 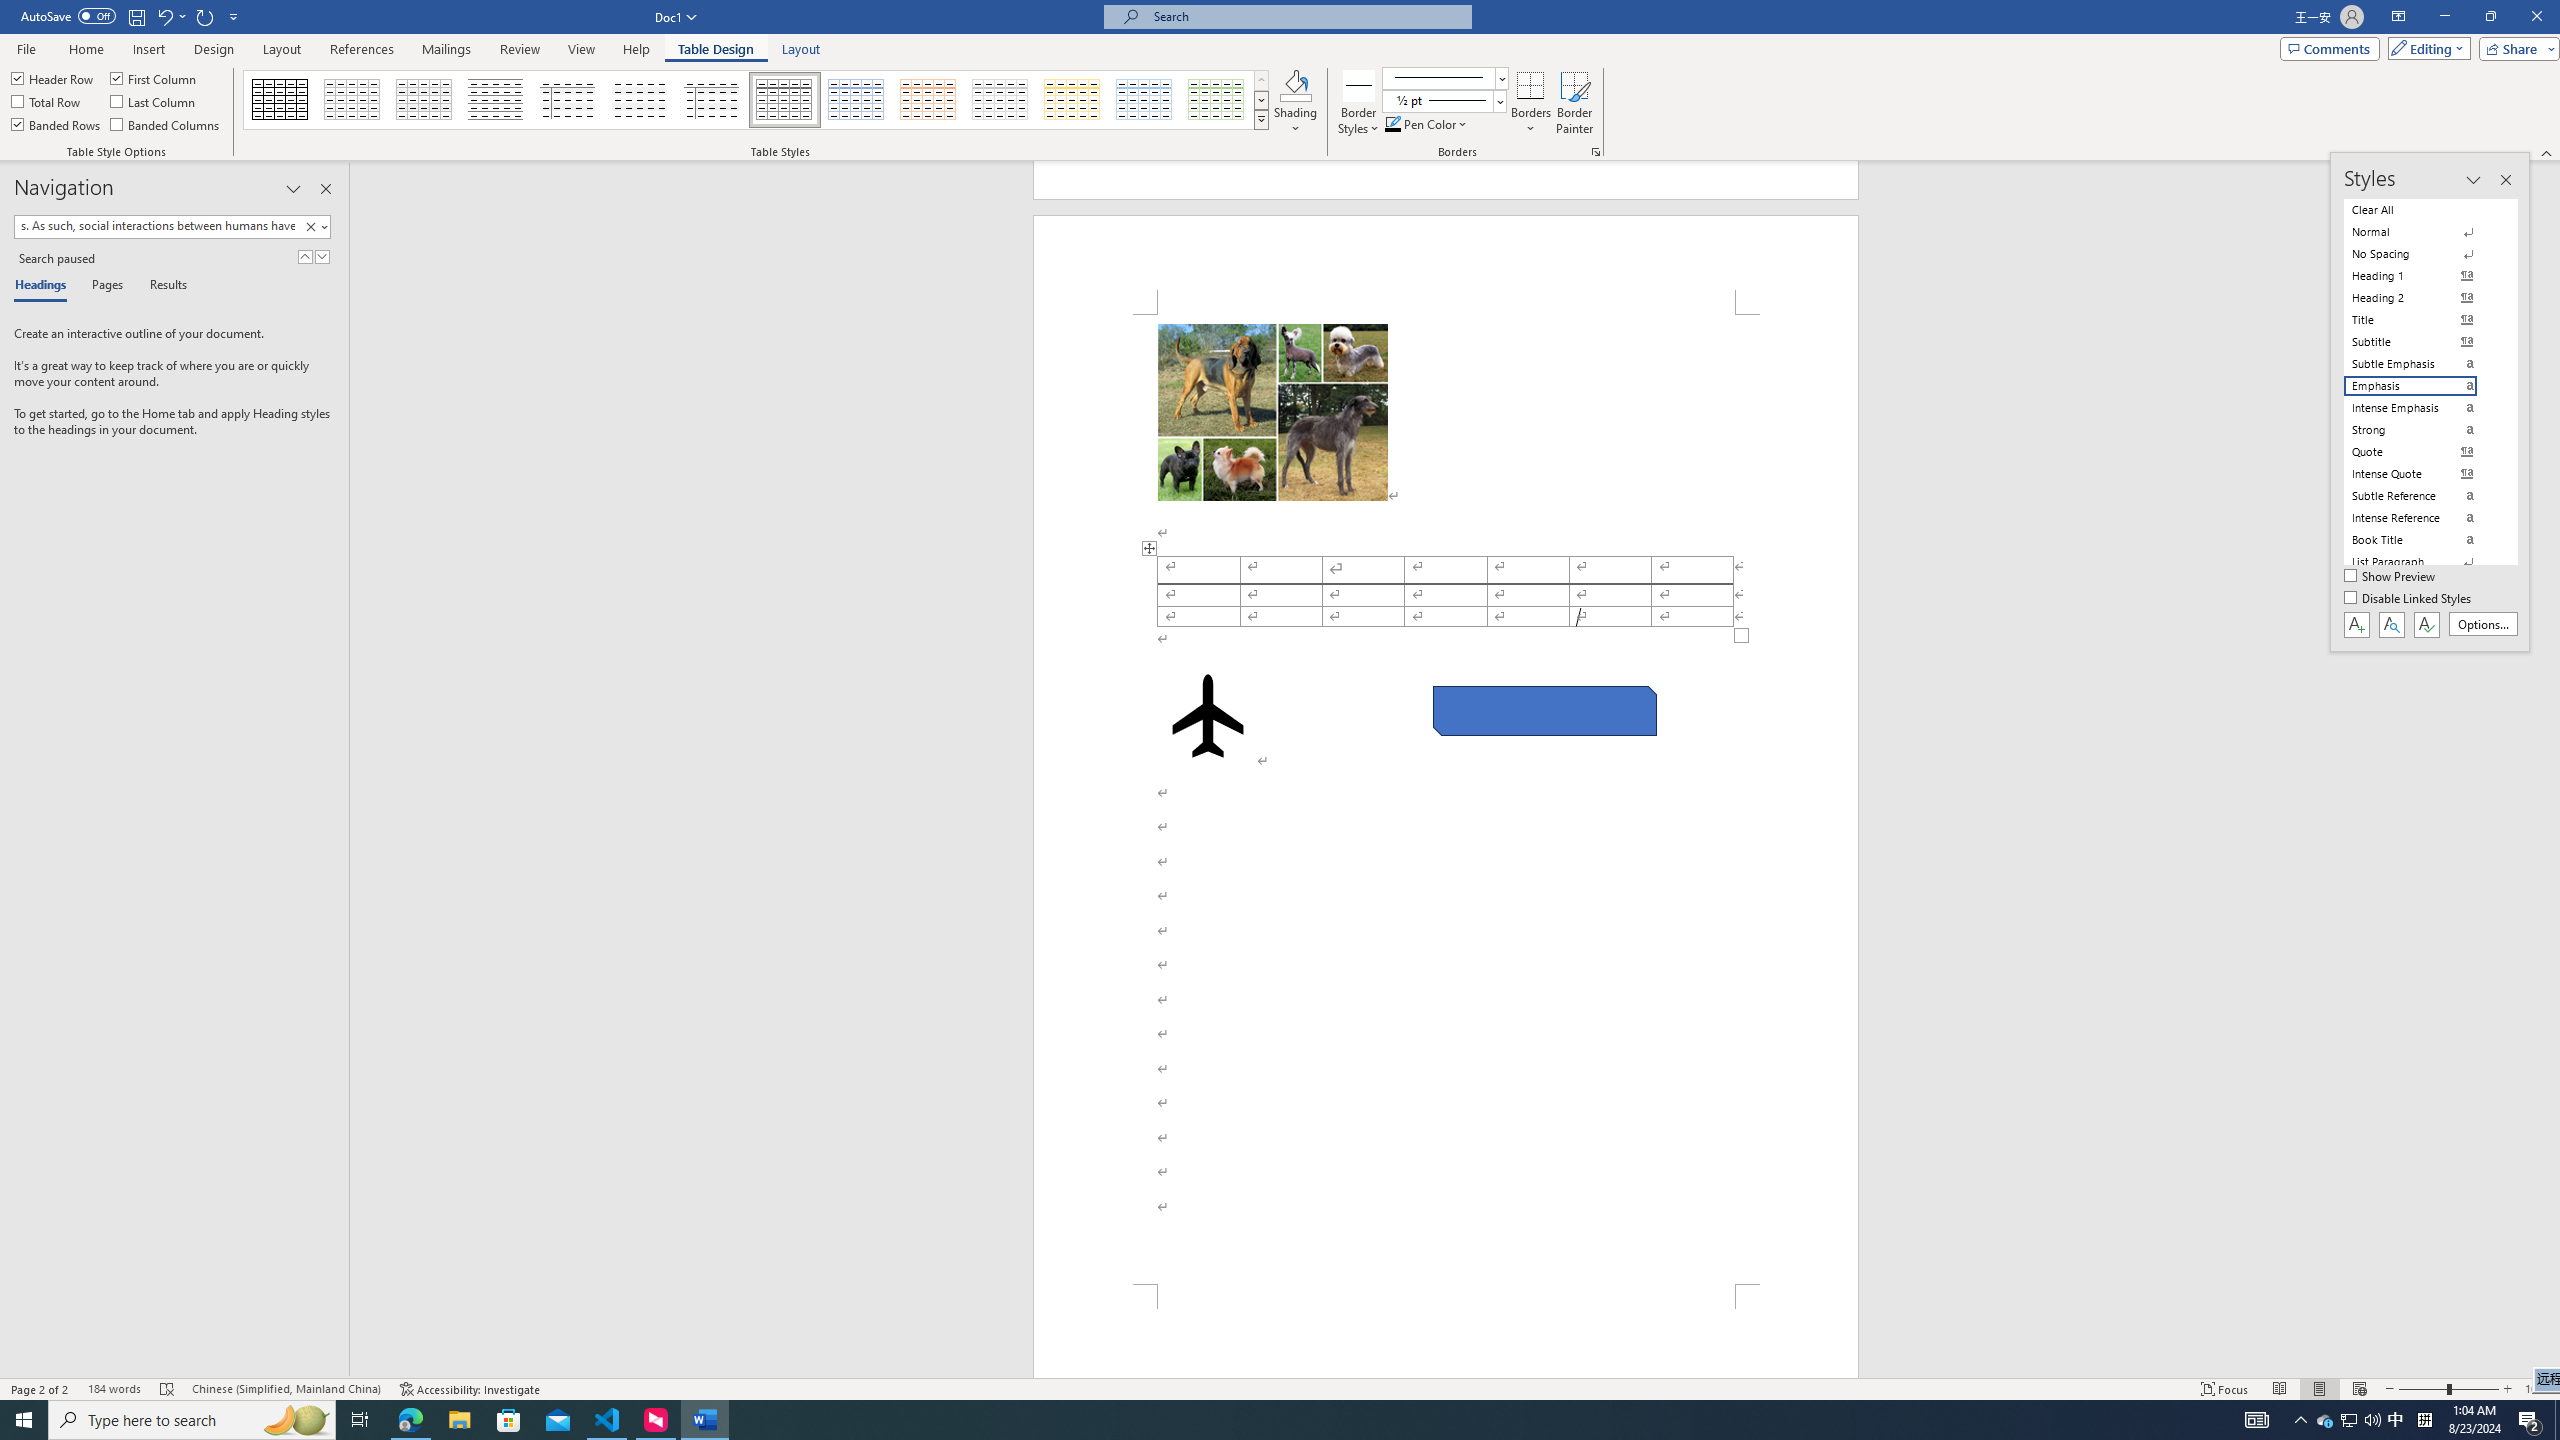 What do you see at coordinates (154, 77) in the screenshot?
I see `'First Column'` at bounding box center [154, 77].